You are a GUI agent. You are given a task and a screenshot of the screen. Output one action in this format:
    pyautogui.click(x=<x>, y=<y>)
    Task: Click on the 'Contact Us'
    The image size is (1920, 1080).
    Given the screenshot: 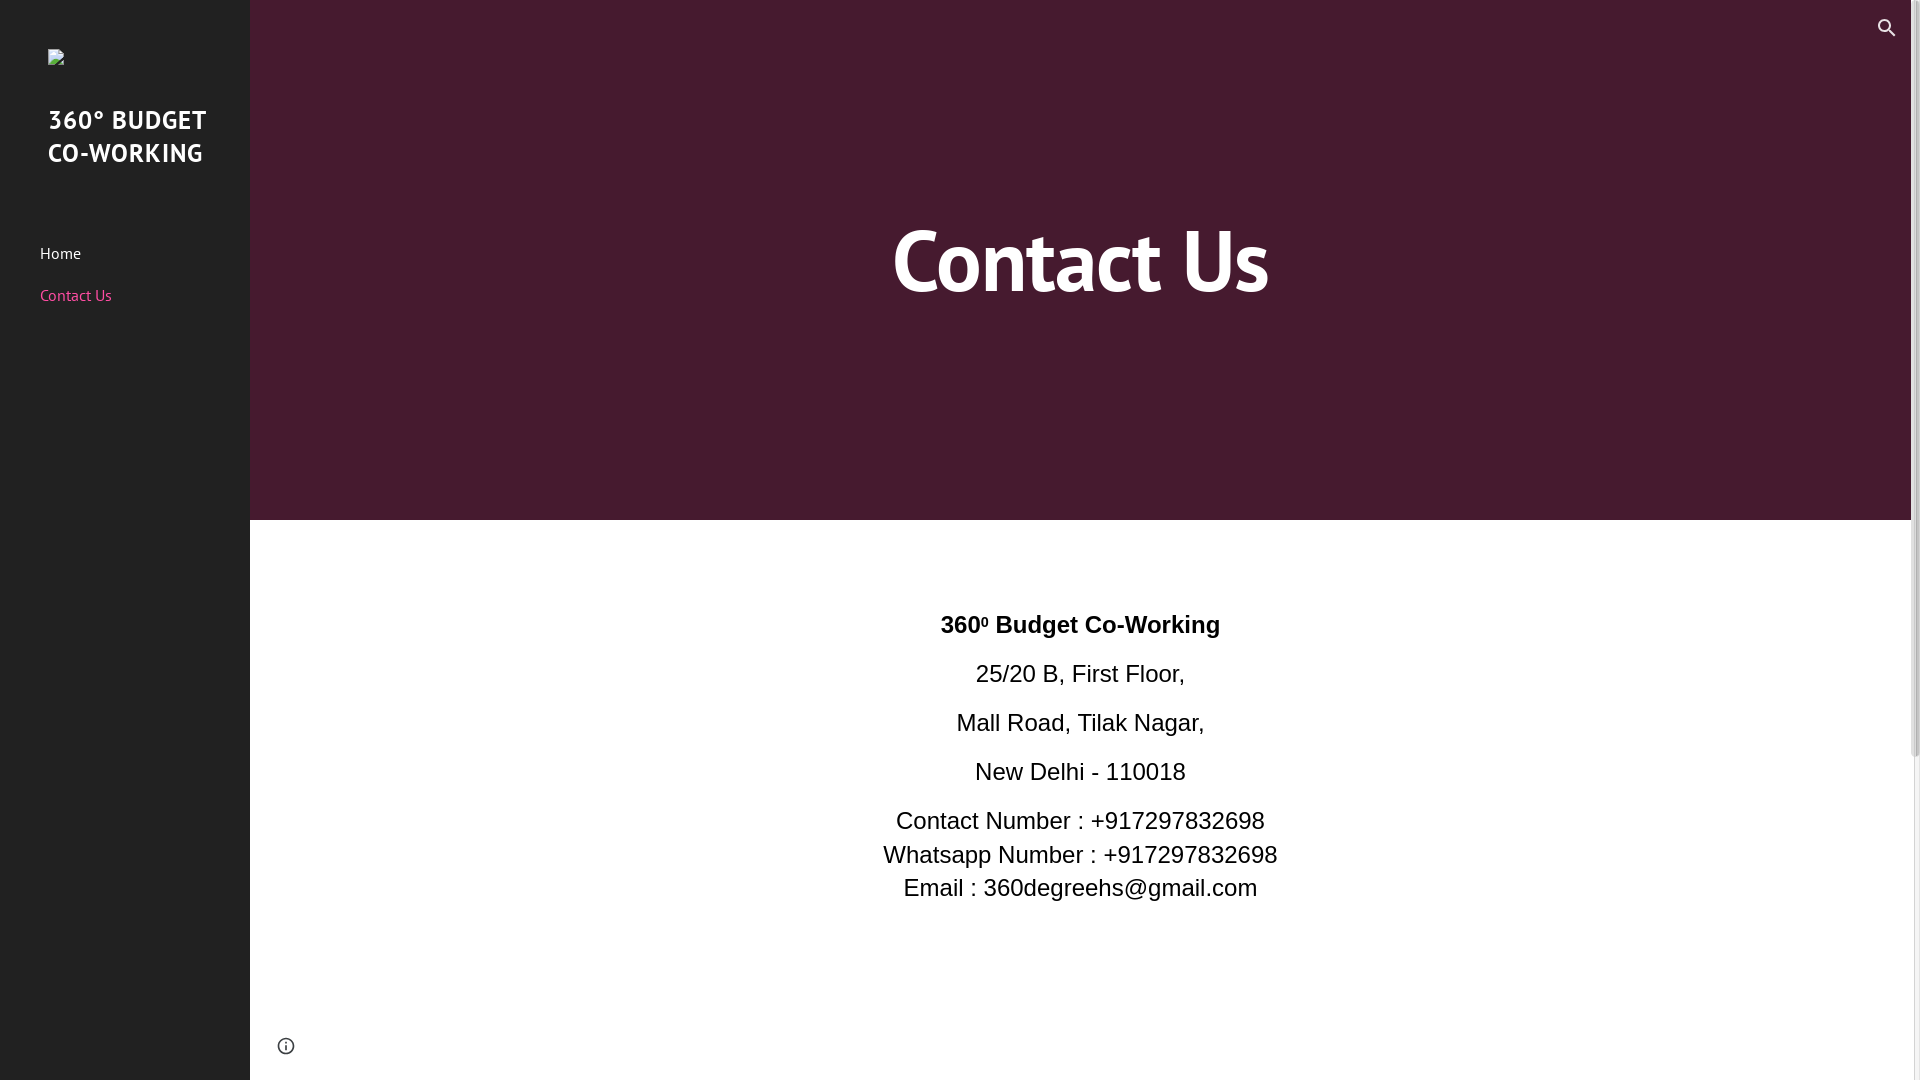 What is the action you would take?
    pyautogui.click(x=136, y=296)
    